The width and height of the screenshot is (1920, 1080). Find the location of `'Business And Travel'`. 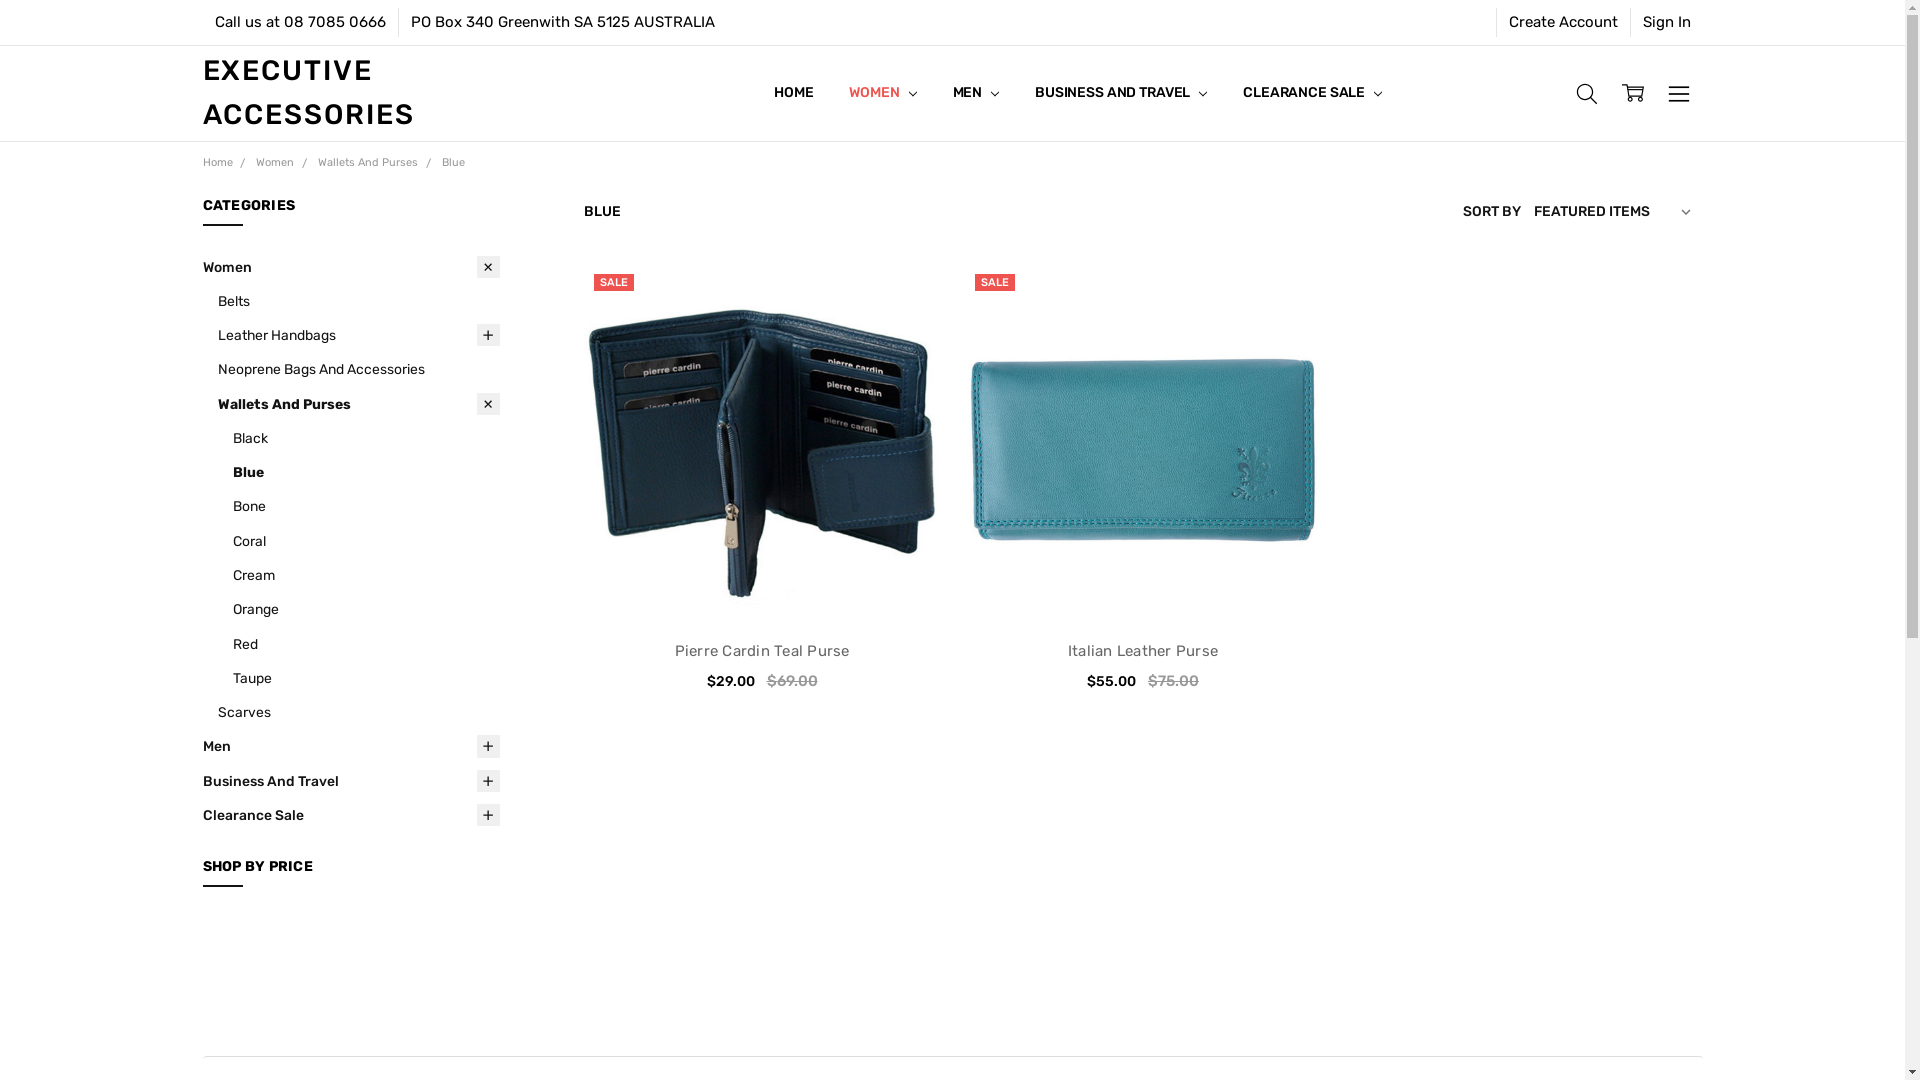

'Business And Travel' is located at coordinates (350, 779).